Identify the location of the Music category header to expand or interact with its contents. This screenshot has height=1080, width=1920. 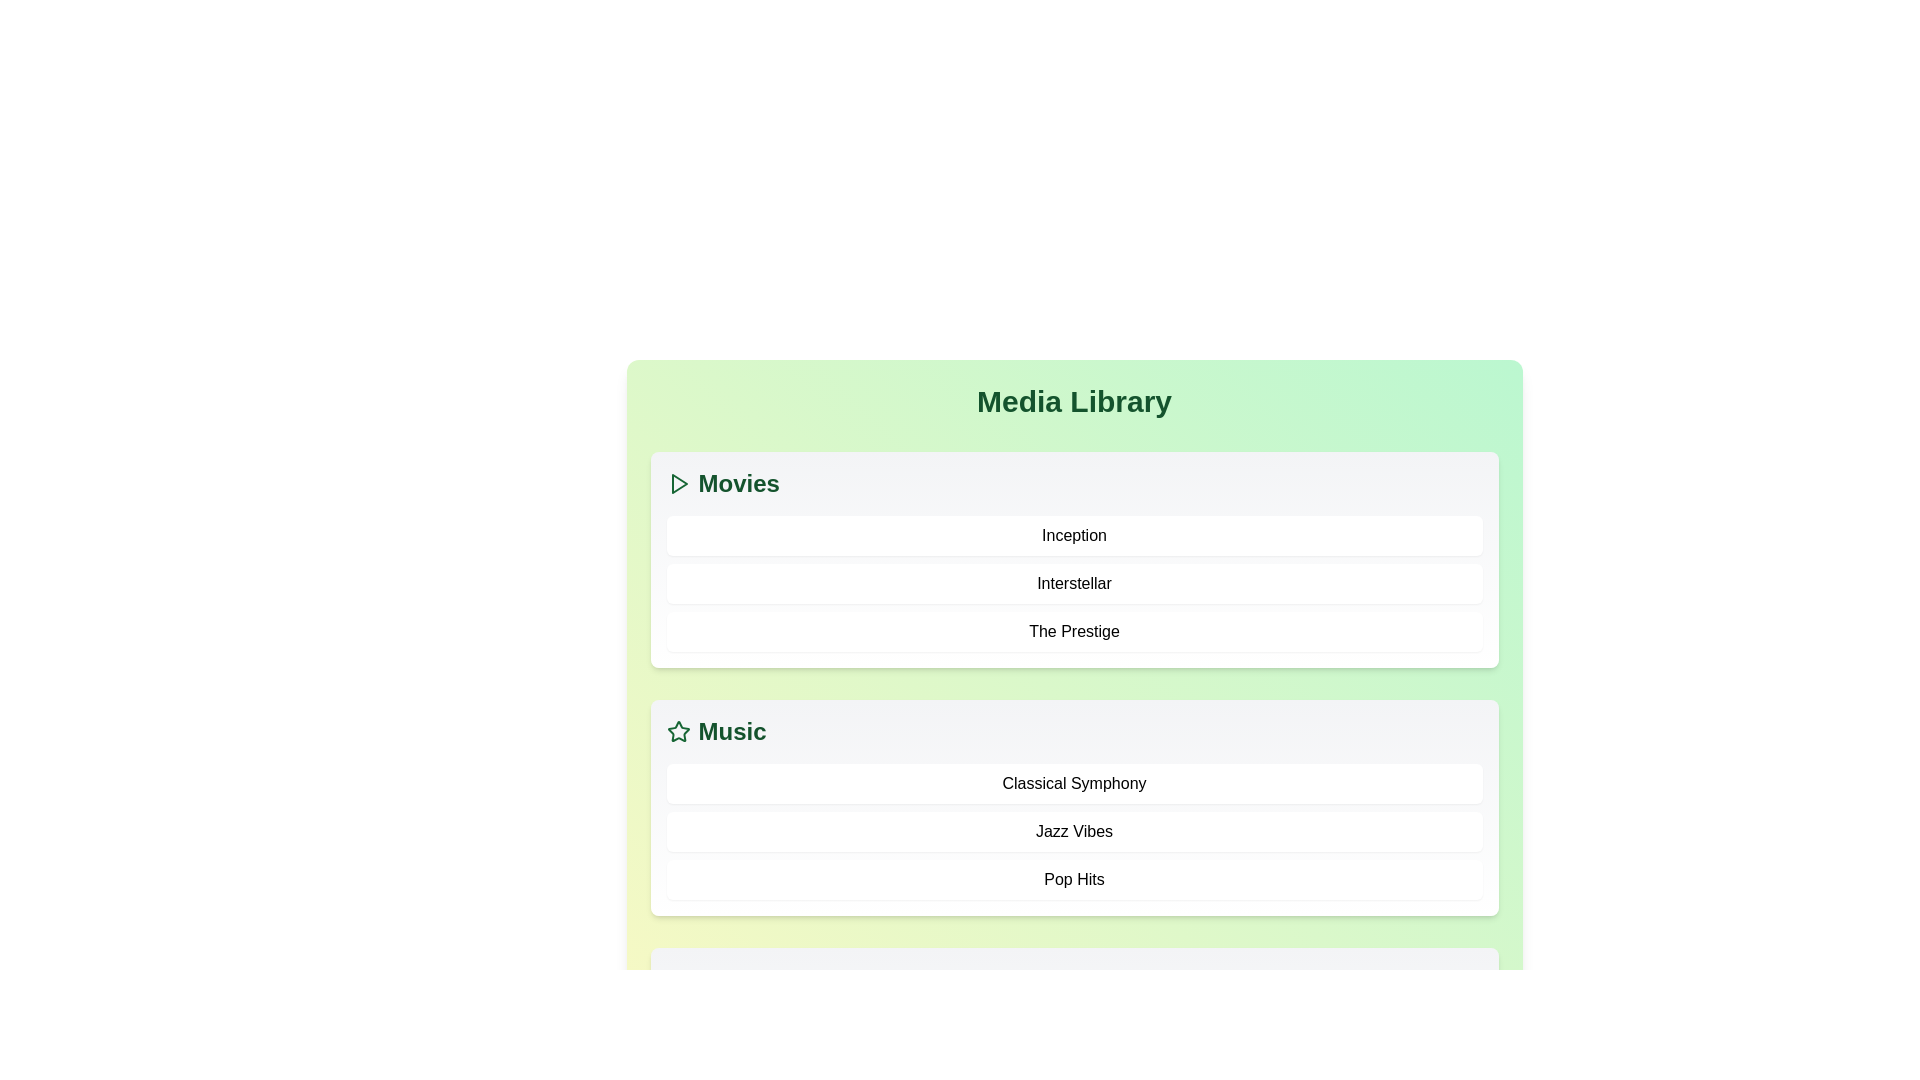
(730, 732).